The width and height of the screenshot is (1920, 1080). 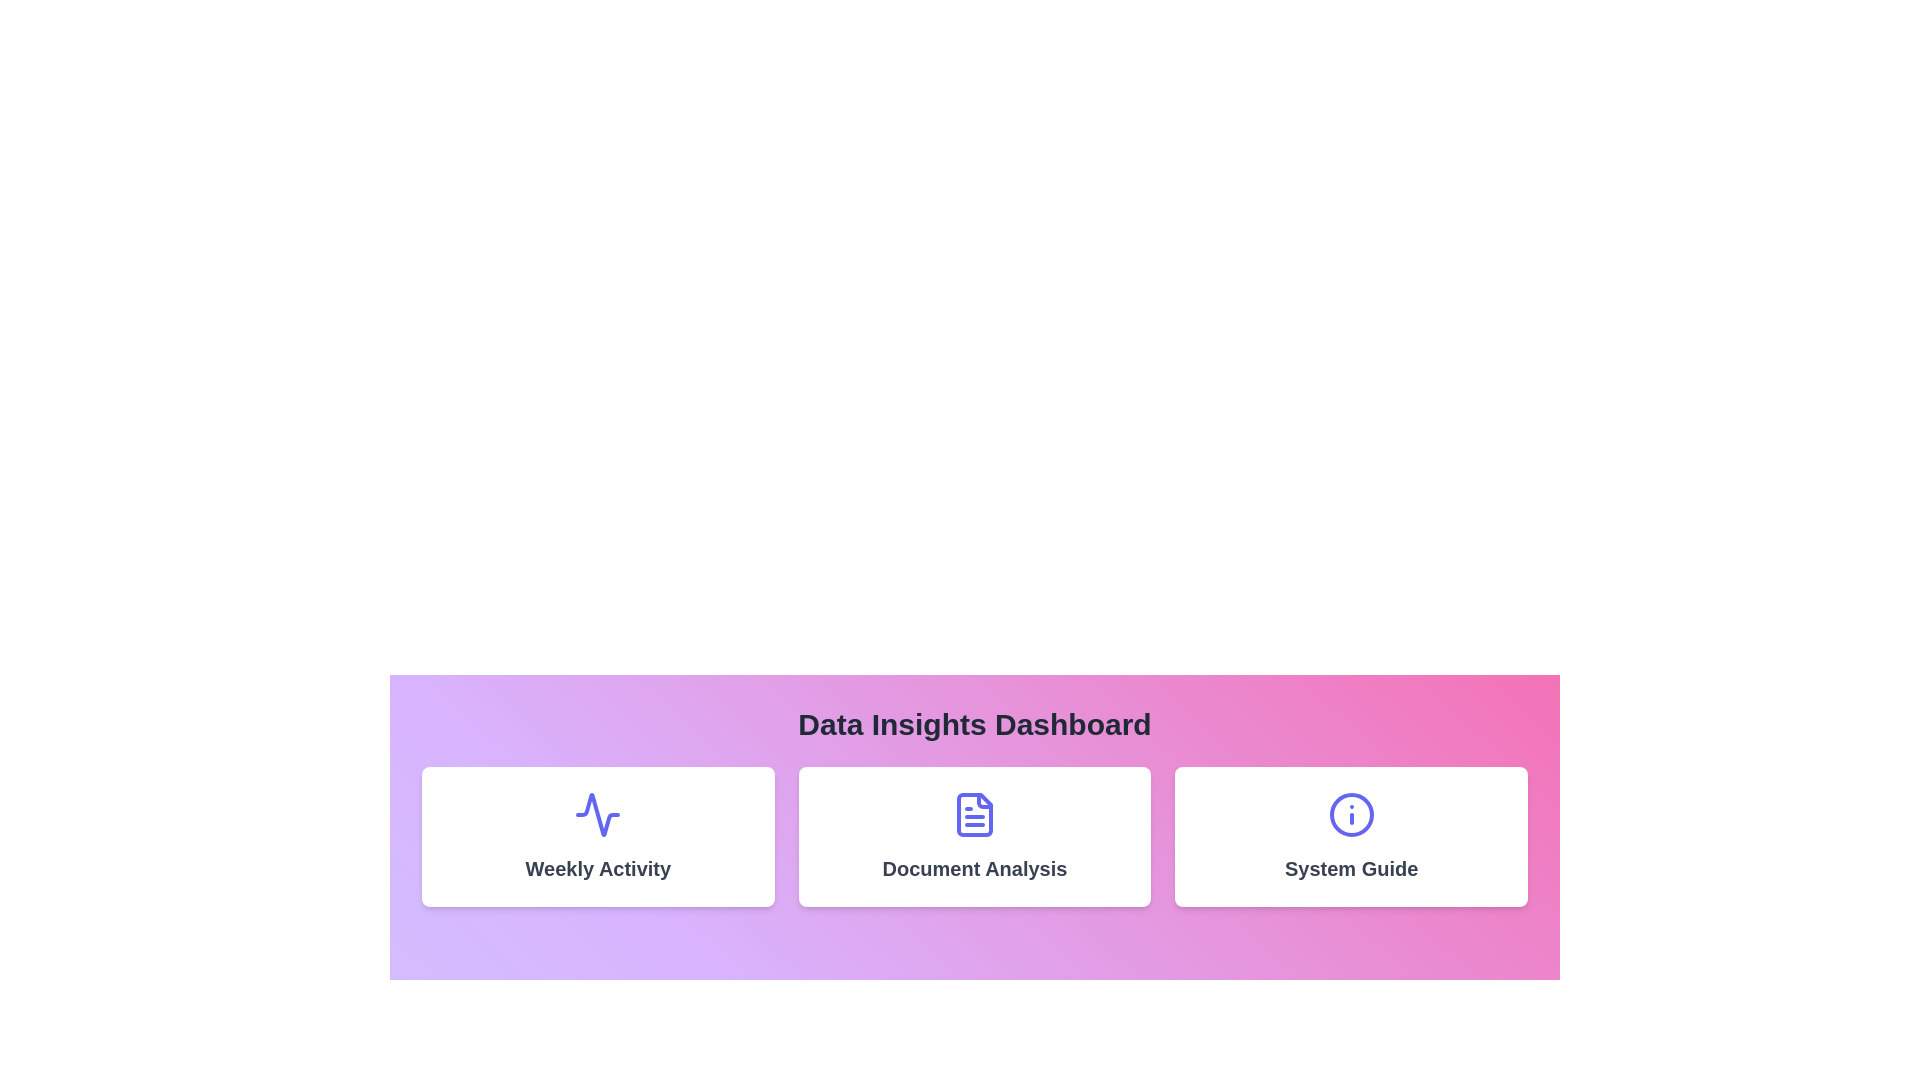 What do you see at coordinates (1351, 837) in the screenshot?
I see `the 'System Guide' card element, which features a blue outlined information icon and dark gray text, positioned in the rightmost column of a three-column grid` at bounding box center [1351, 837].